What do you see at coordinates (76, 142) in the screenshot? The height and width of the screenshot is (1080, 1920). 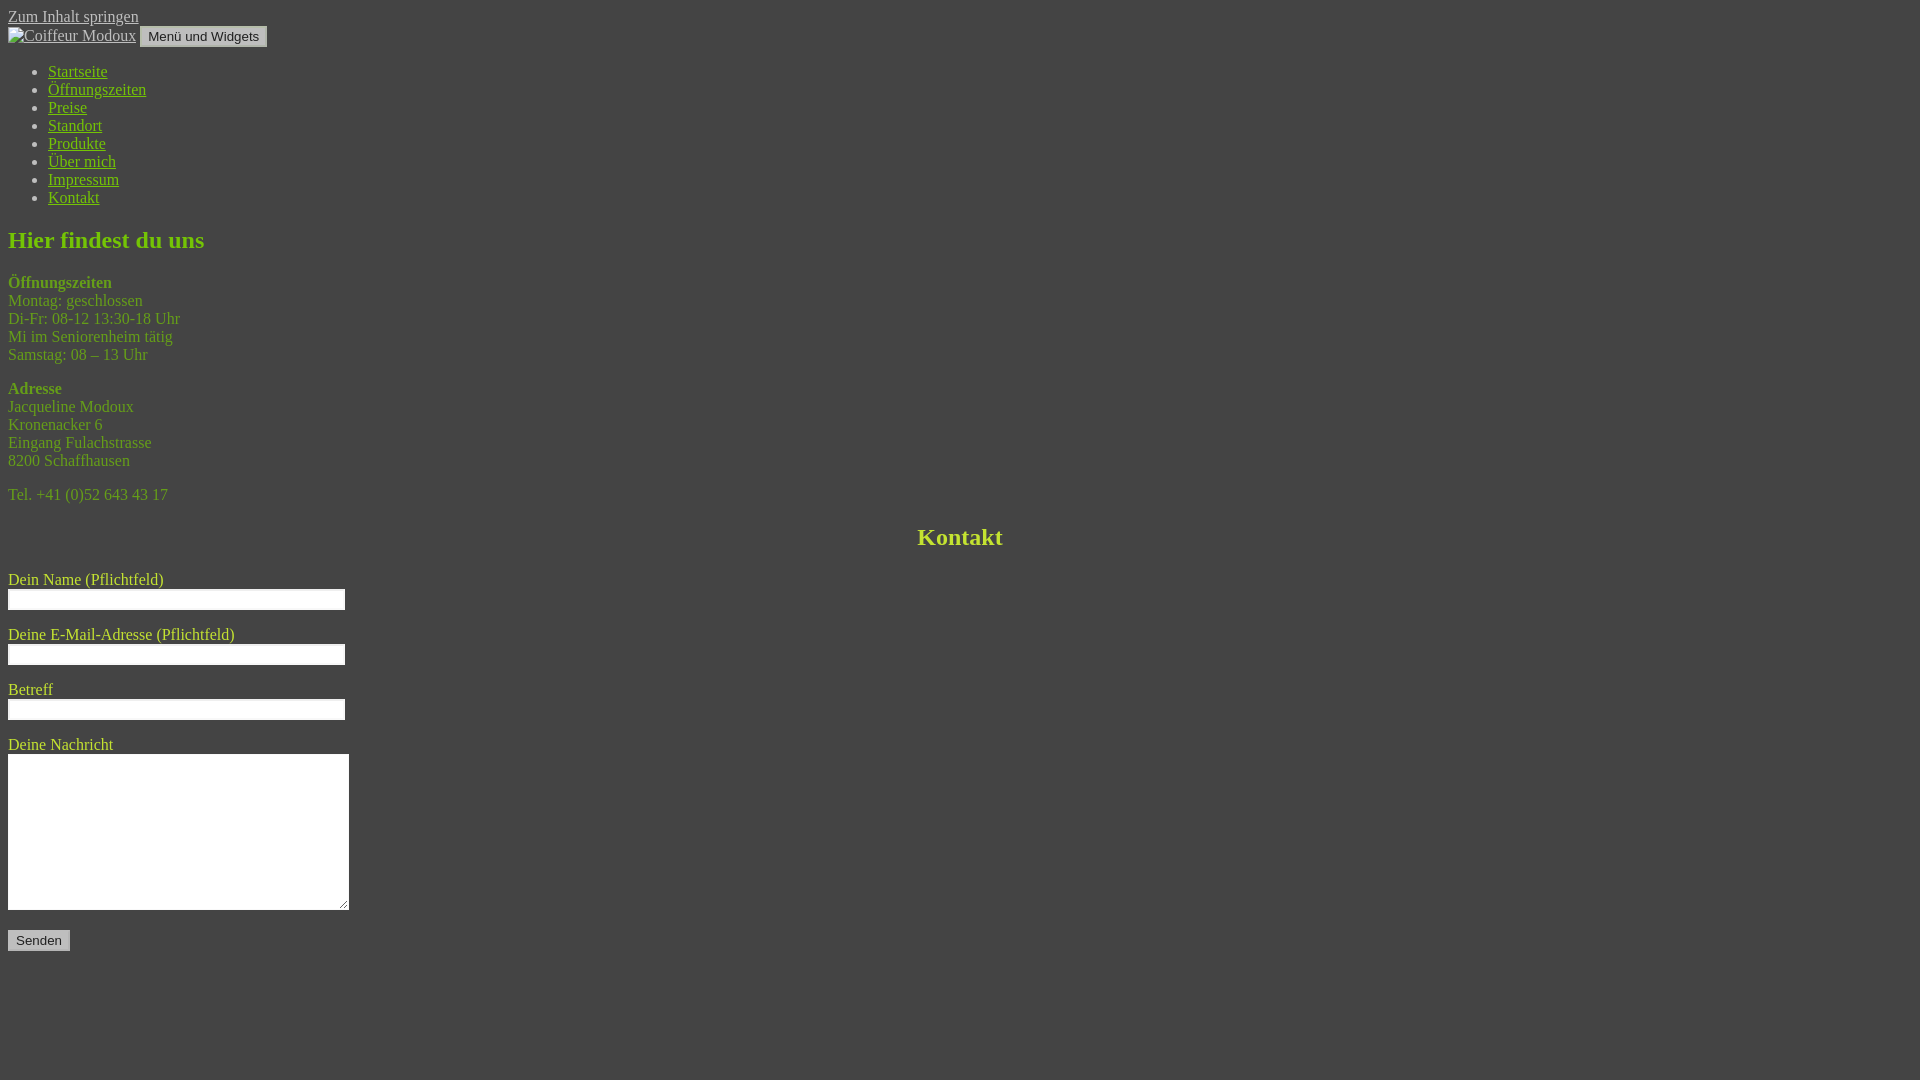 I see `'Produkte'` at bounding box center [76, 142].